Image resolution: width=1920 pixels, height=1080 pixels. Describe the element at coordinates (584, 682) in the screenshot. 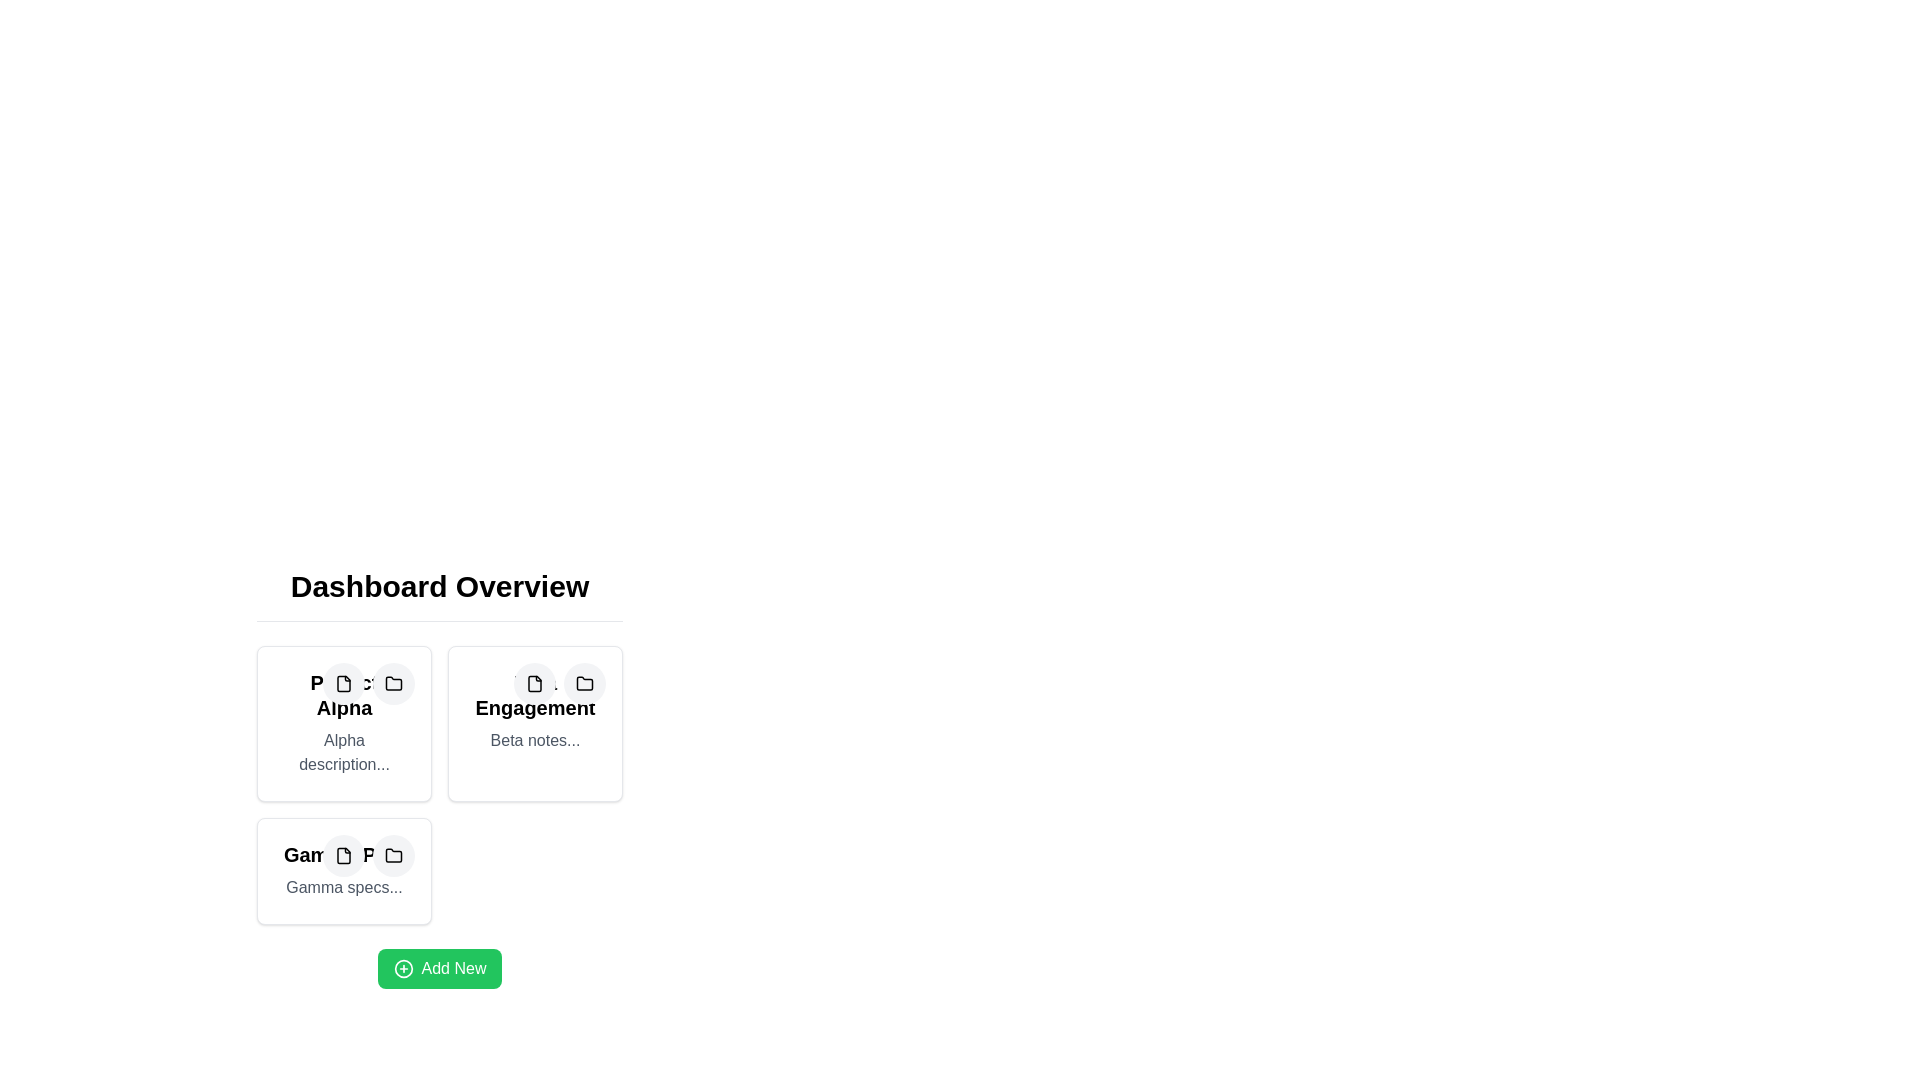

I see `the rounded gray button with a folder icon located in the top-right corner of the 'Engagement' card` at that location.